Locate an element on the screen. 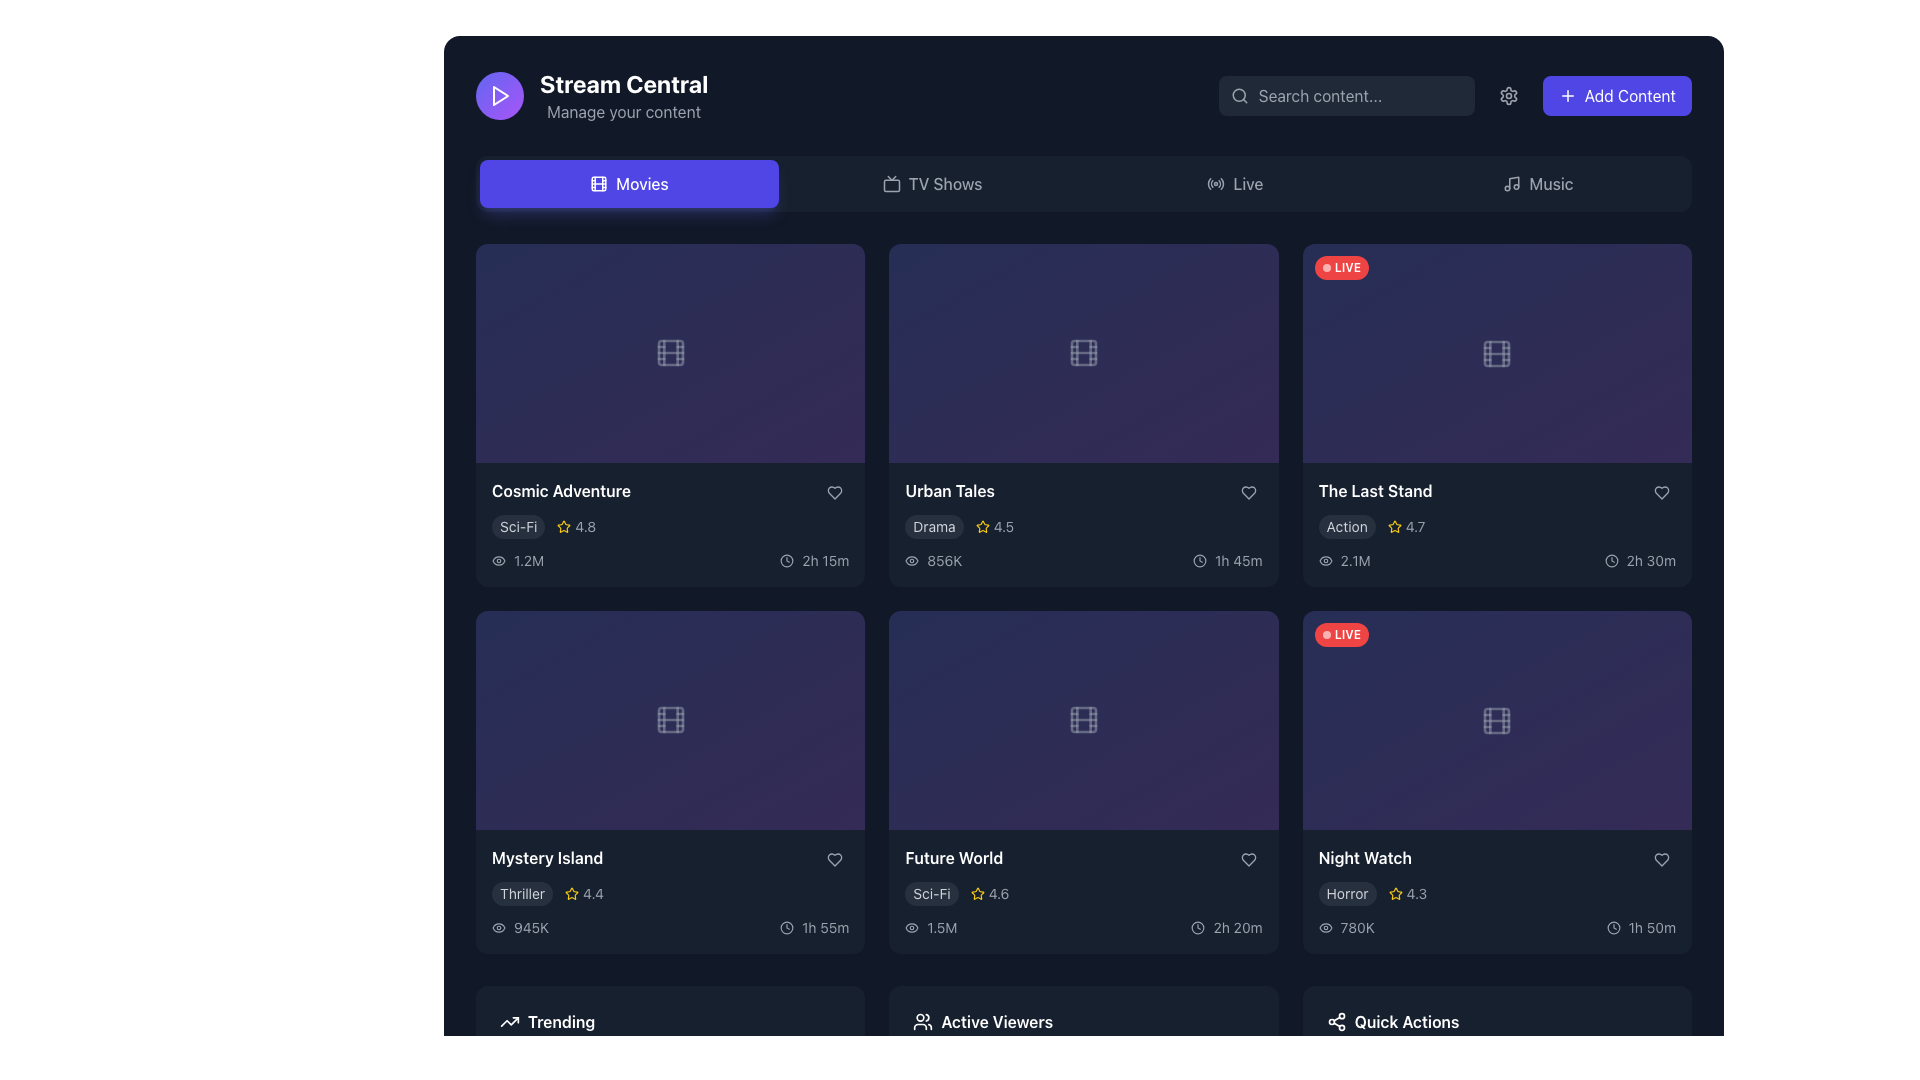 The height and width of the screenshot is (1080, 1920). view count text ('945K') displayed on the Text label associated with the eye icon for the 'Mystery Island' content block is located at coordinates (520, 927).